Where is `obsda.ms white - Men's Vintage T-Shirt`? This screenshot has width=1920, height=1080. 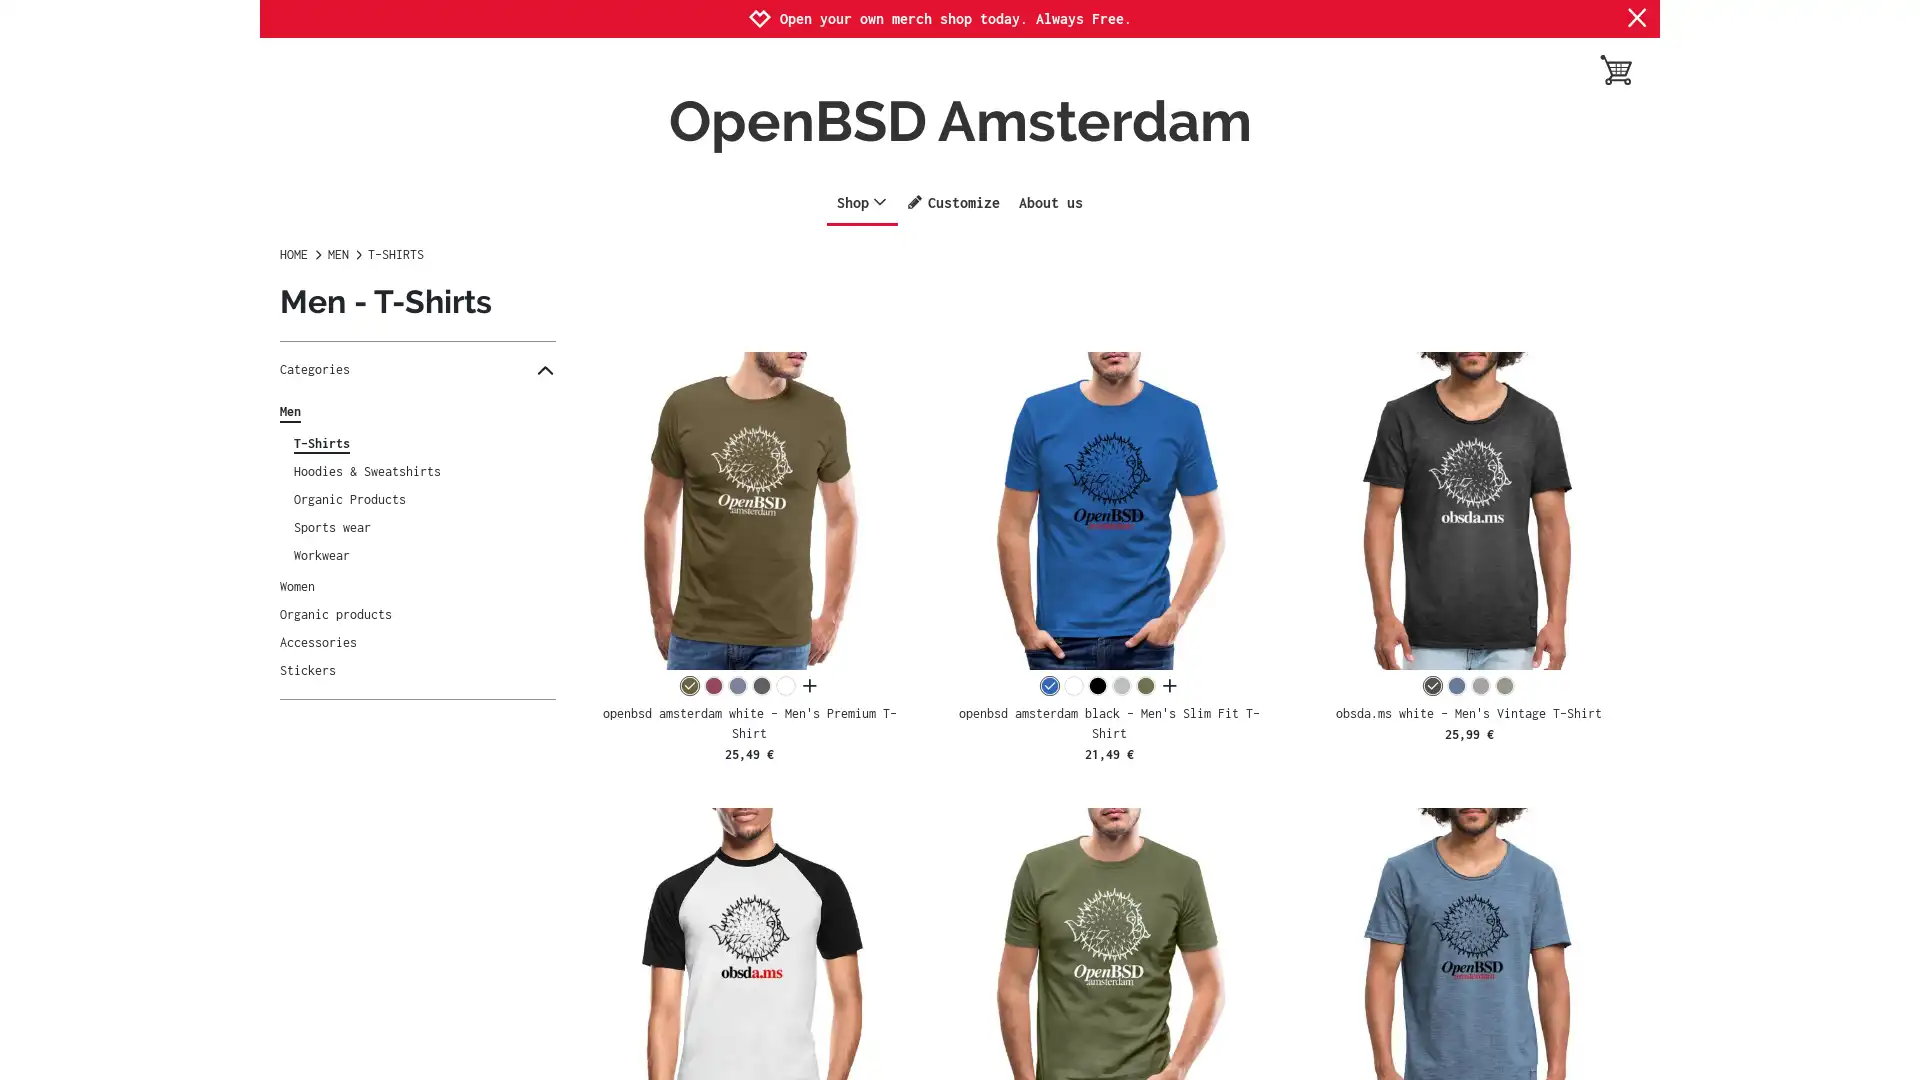
obsda.ms white - Men's Vintage T-Shirt is located at coordinates (1468, 509).